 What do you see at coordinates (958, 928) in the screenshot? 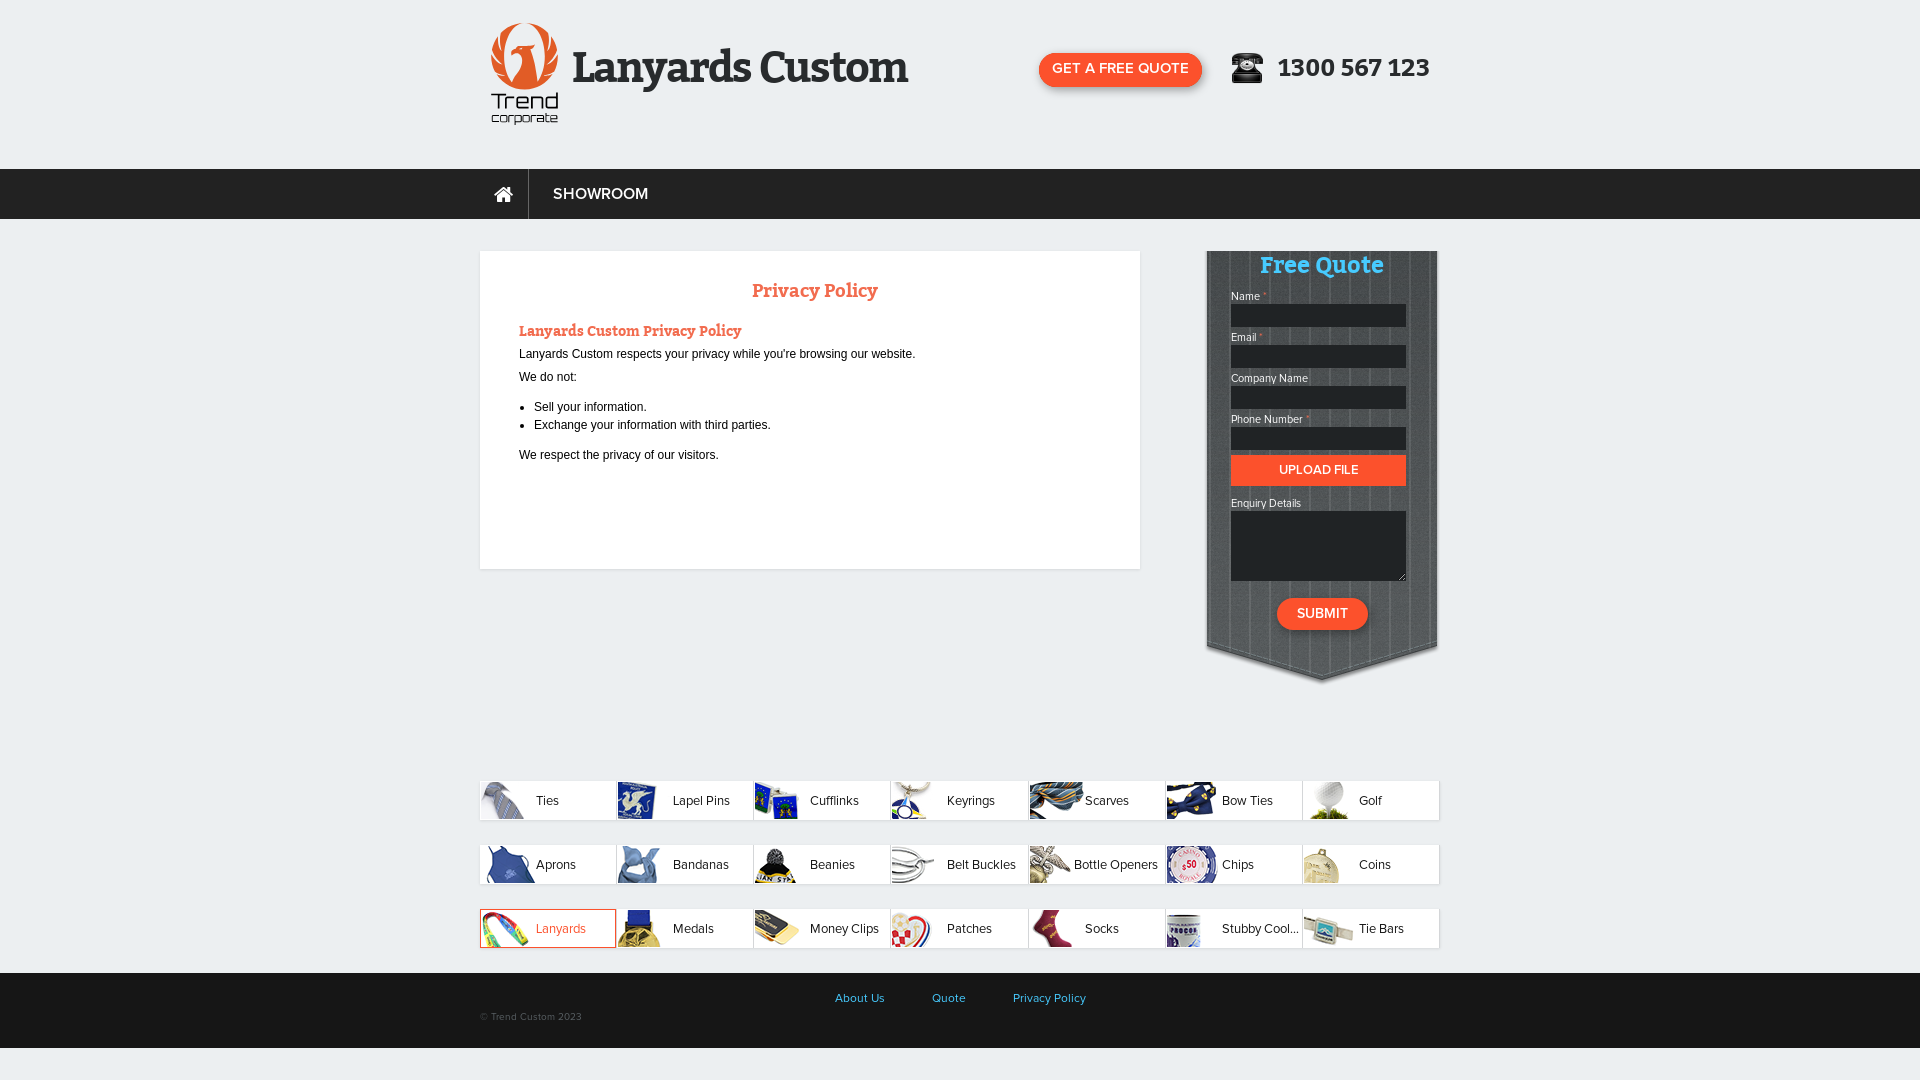
I see `'Patches'` at bounding box center [958, 928].